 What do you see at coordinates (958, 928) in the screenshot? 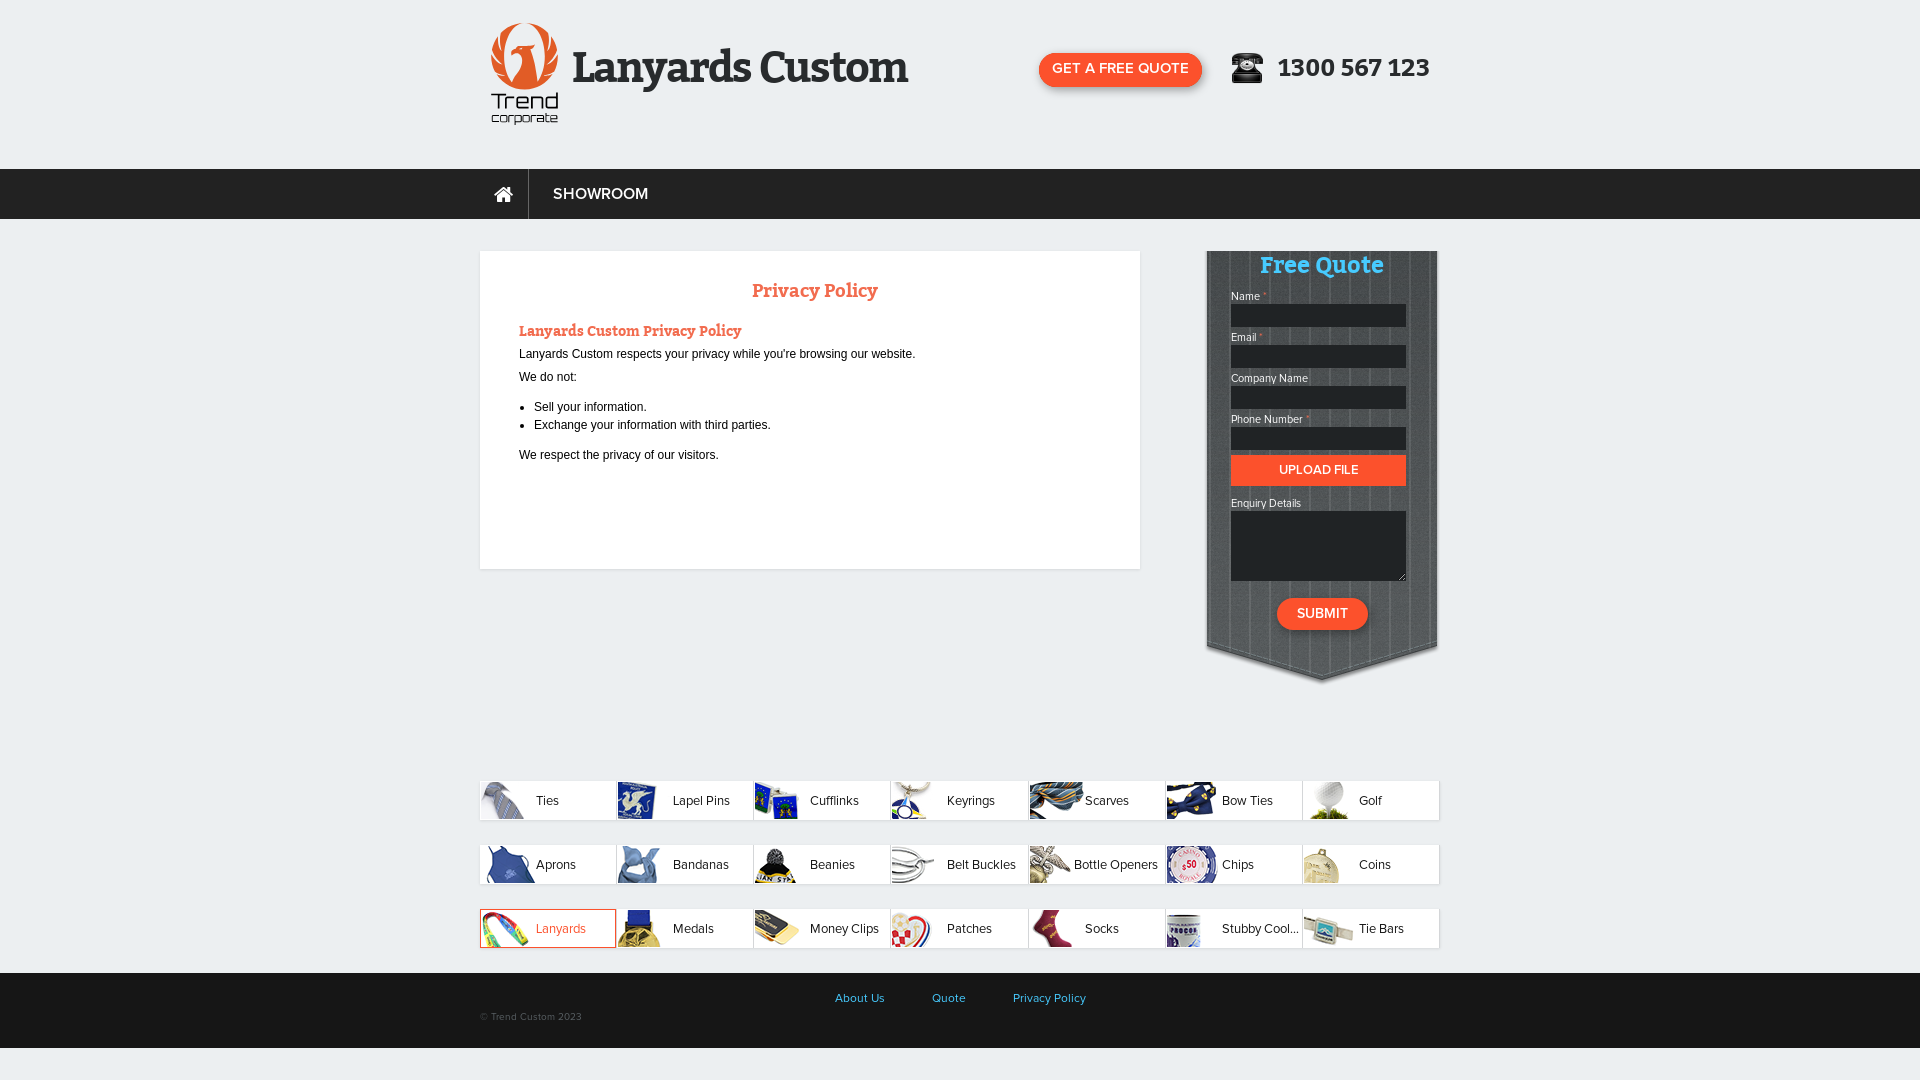
I see `'Patches'` at bounding box center [958, 928].